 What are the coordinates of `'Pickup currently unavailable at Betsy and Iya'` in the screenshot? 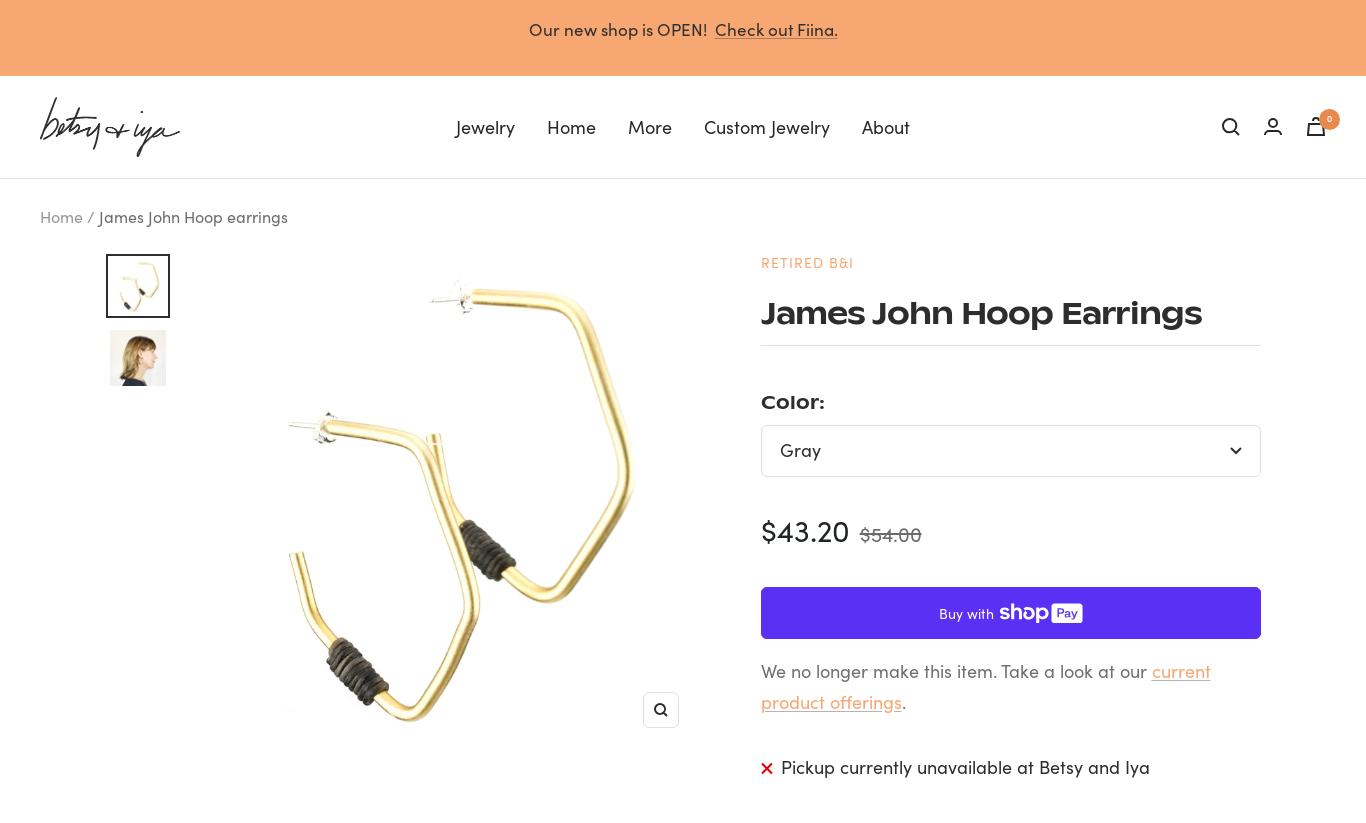 It's located at (964, 765).